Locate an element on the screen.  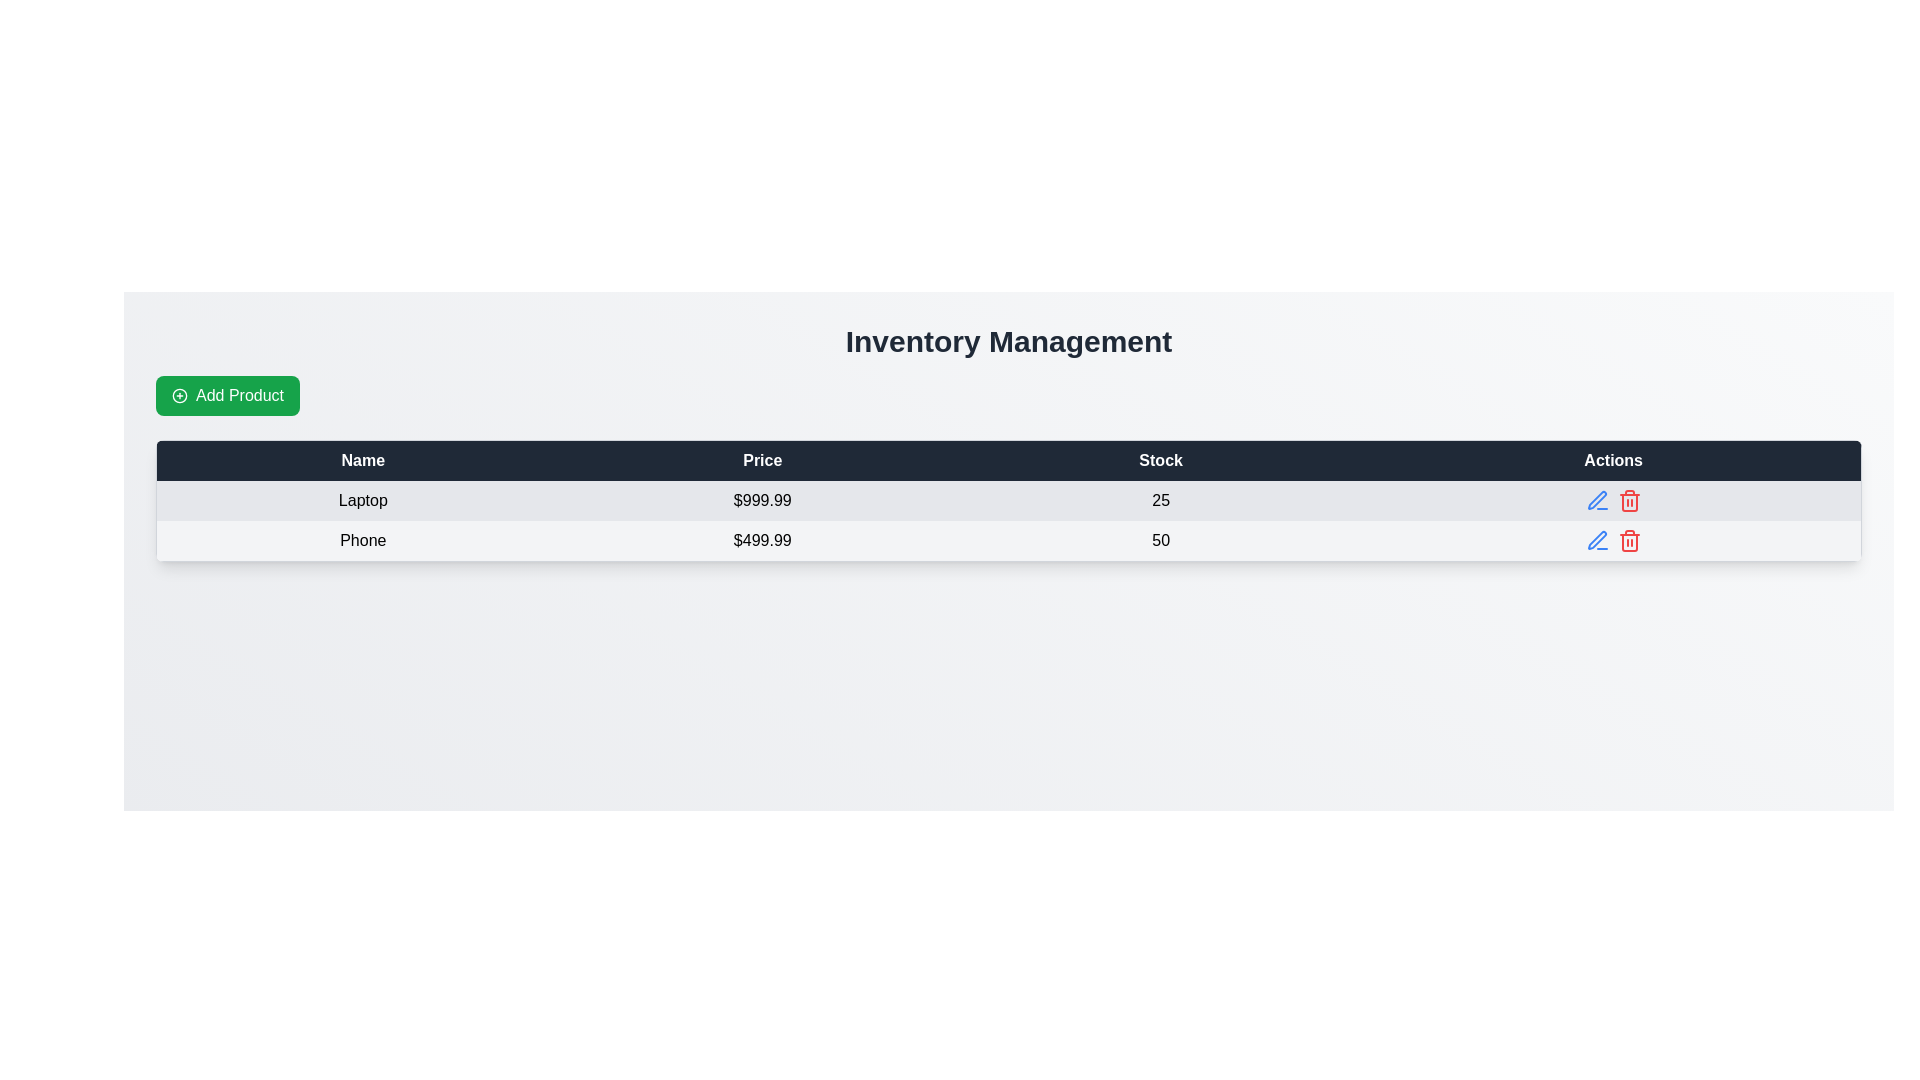
the text label element displaying the price '$499.99' for the product 'Phone' in the second row of the table under the 'Price' column is located at coordinates (761, 541).